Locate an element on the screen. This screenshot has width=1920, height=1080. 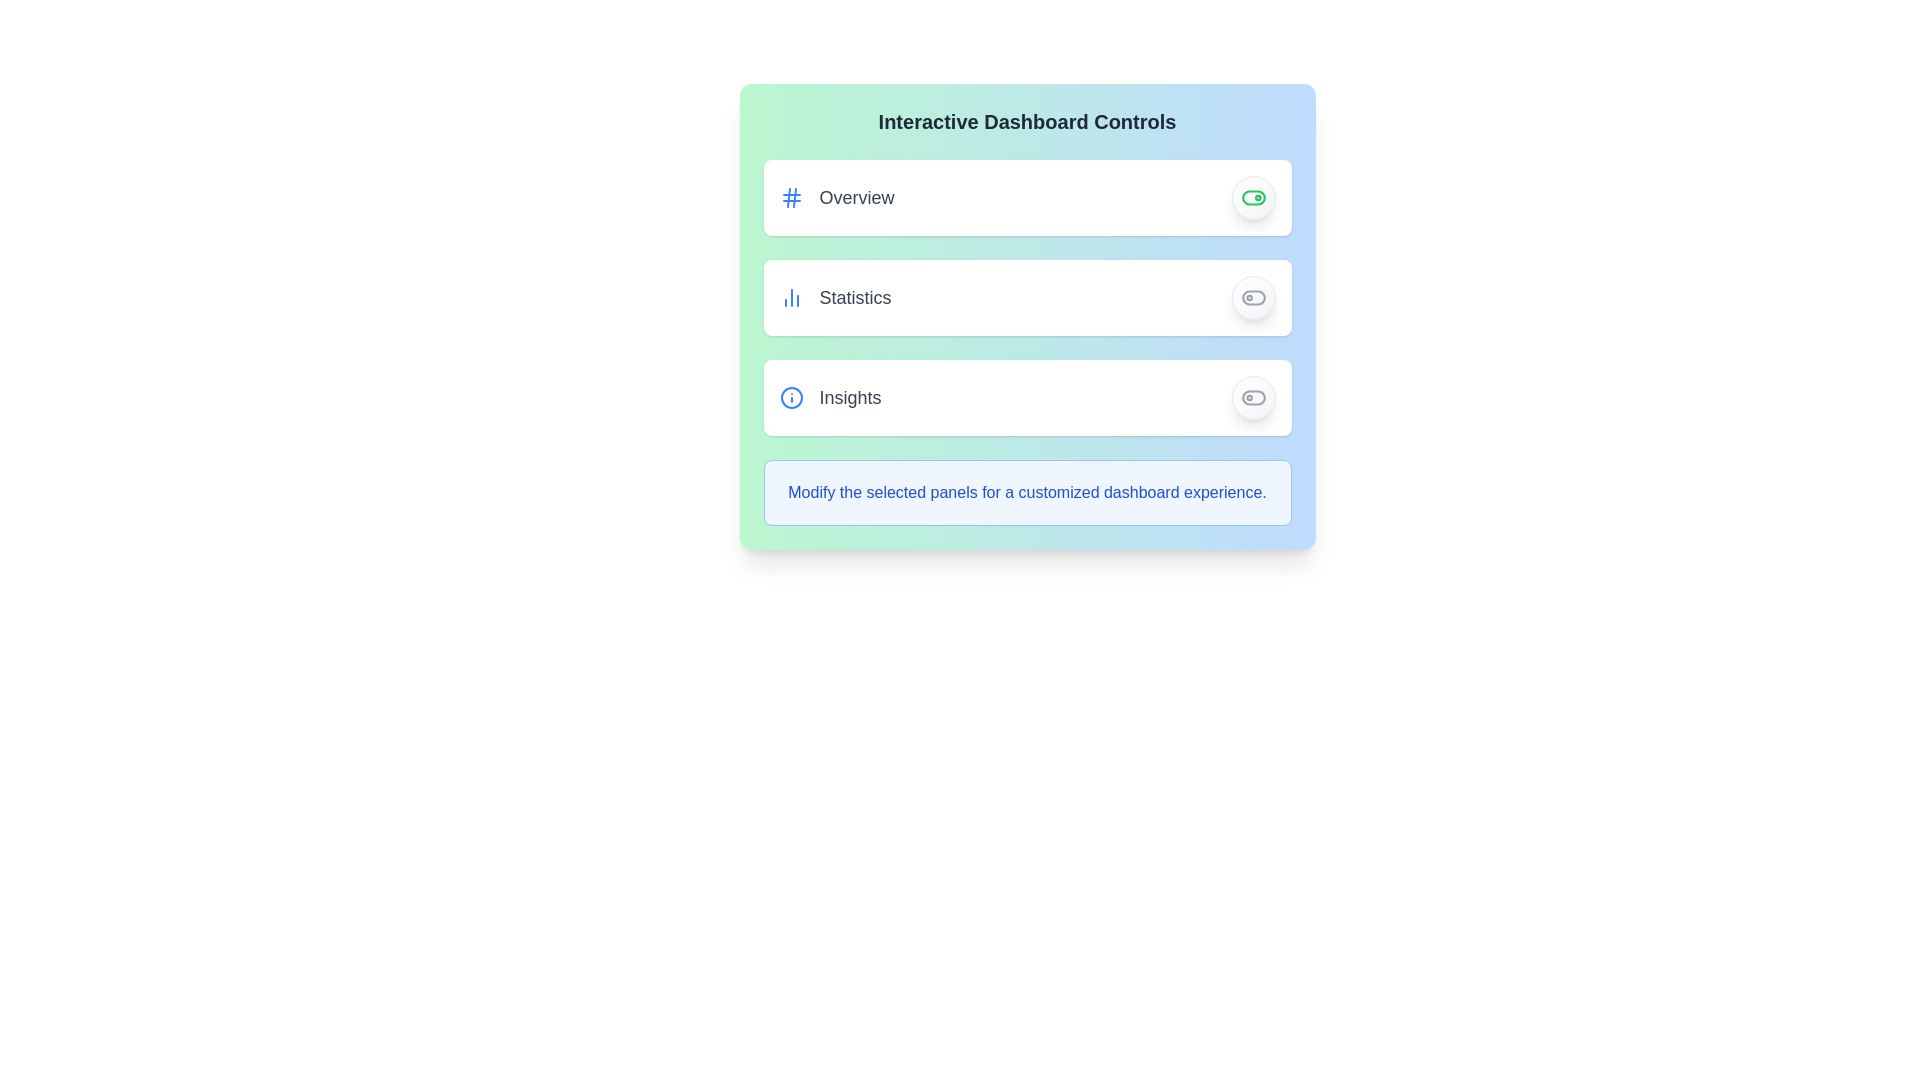
the label that provides navigation for the statistics section in the interactive dashboard controls, located to the right of a chart-like icon is located at coordinates (855, 297).